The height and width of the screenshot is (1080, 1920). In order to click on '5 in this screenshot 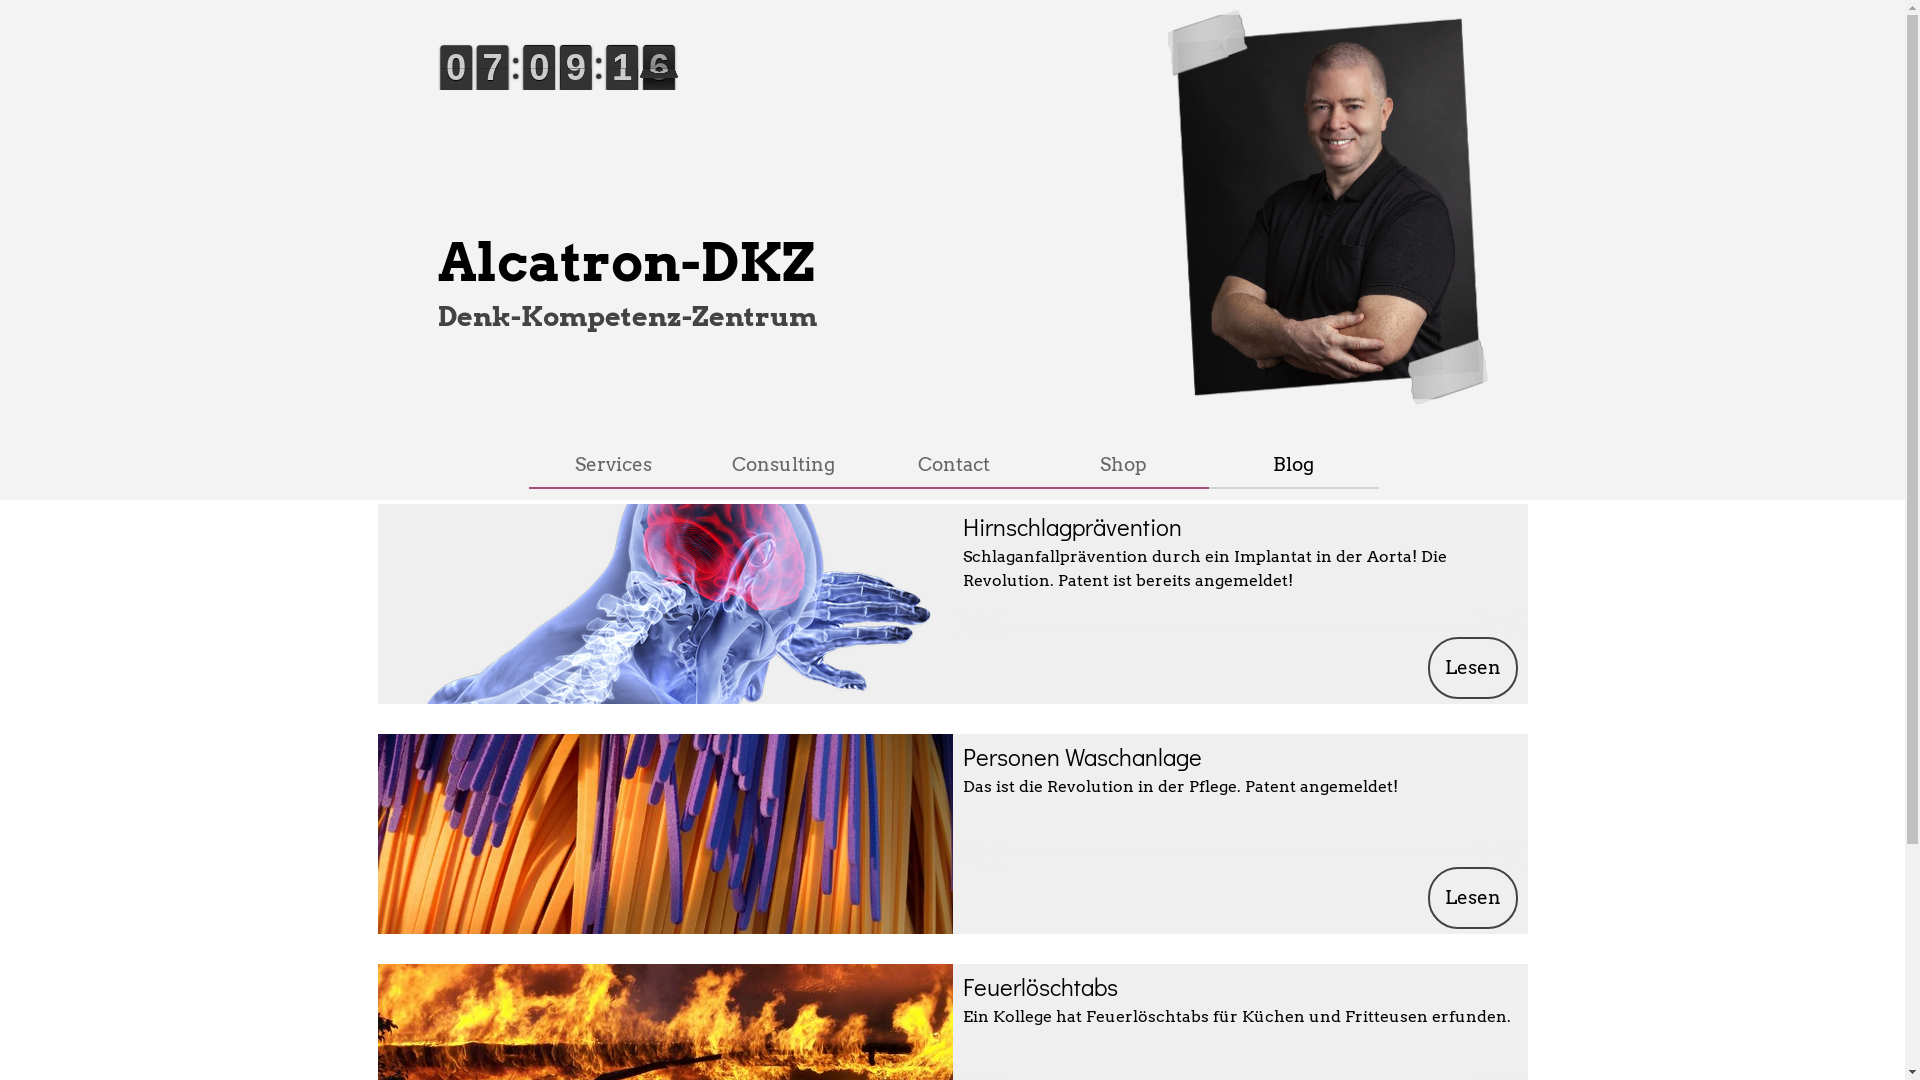, I will do `click(672, 91)`.